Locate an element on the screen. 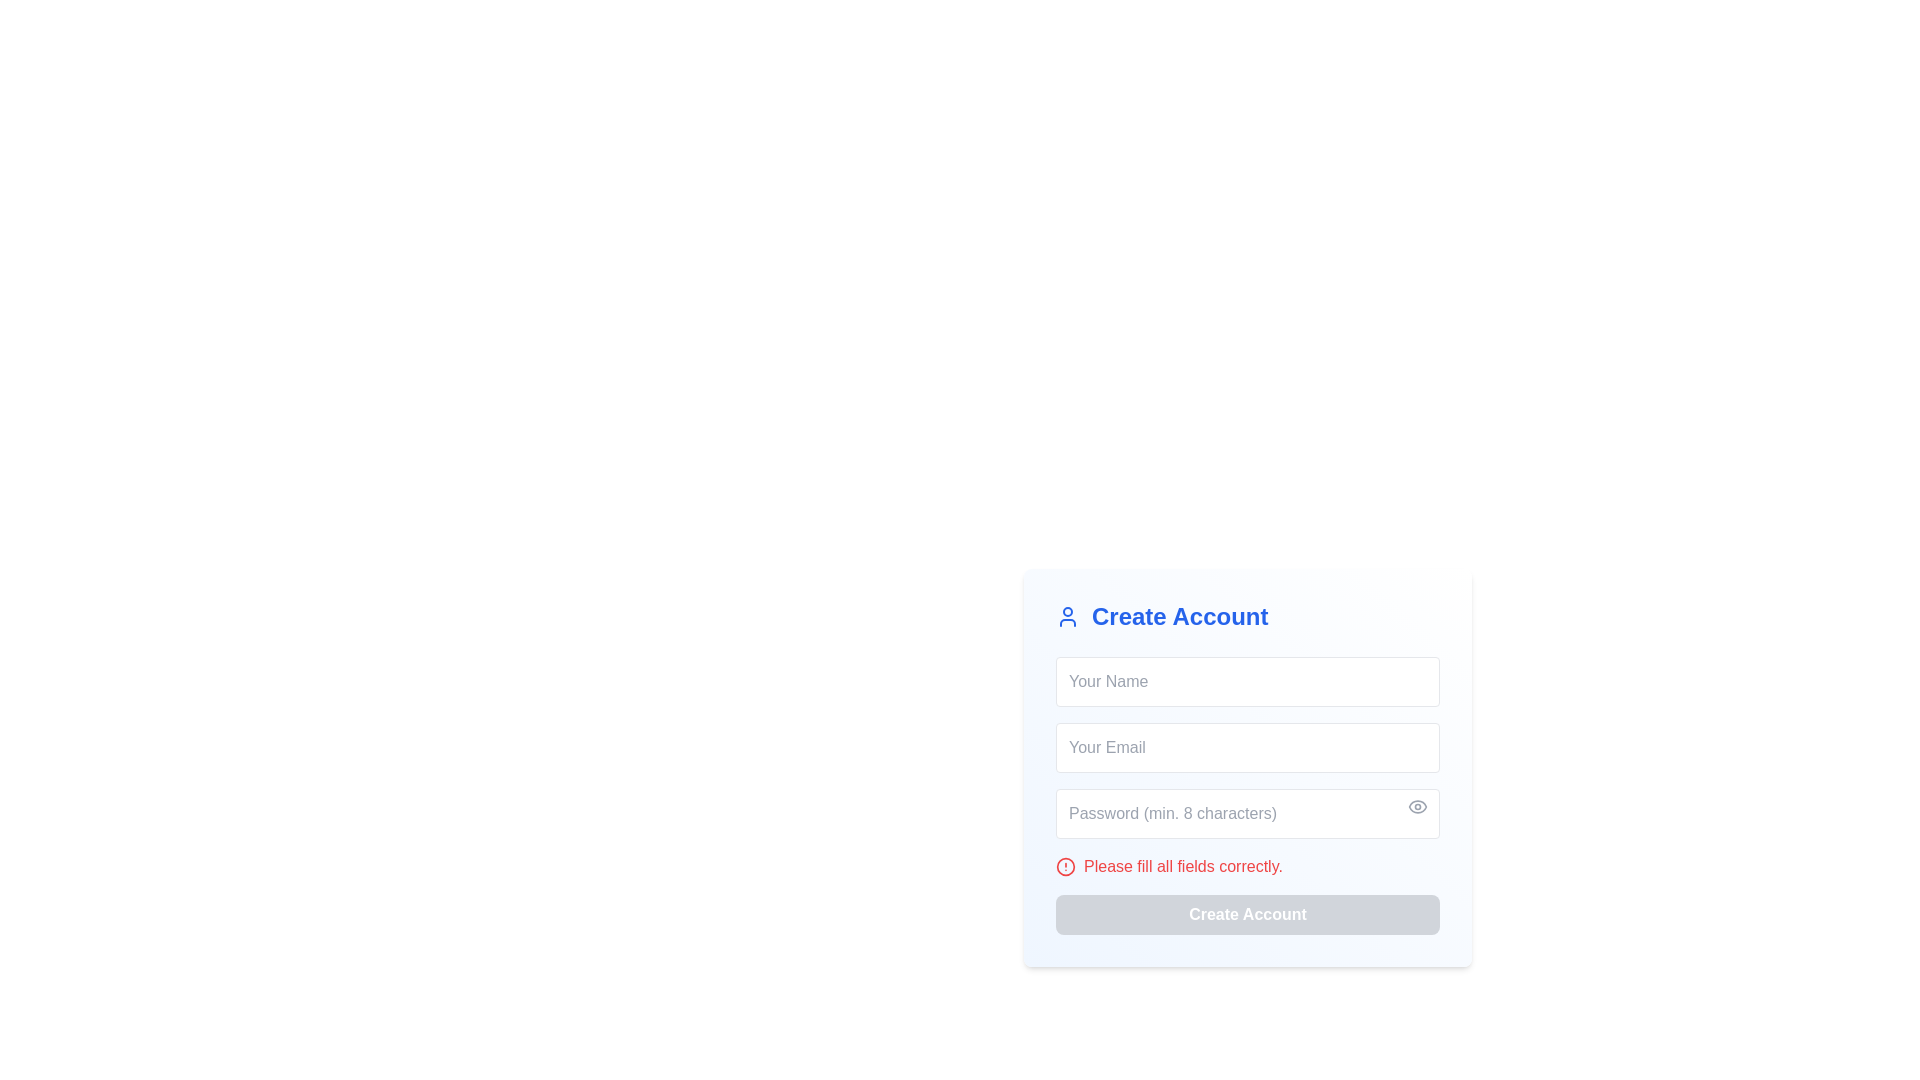  warning message displayed in red color with an icon on the left stating 'Please fill all fields correctly.' is located at coordinates (1247, 866).